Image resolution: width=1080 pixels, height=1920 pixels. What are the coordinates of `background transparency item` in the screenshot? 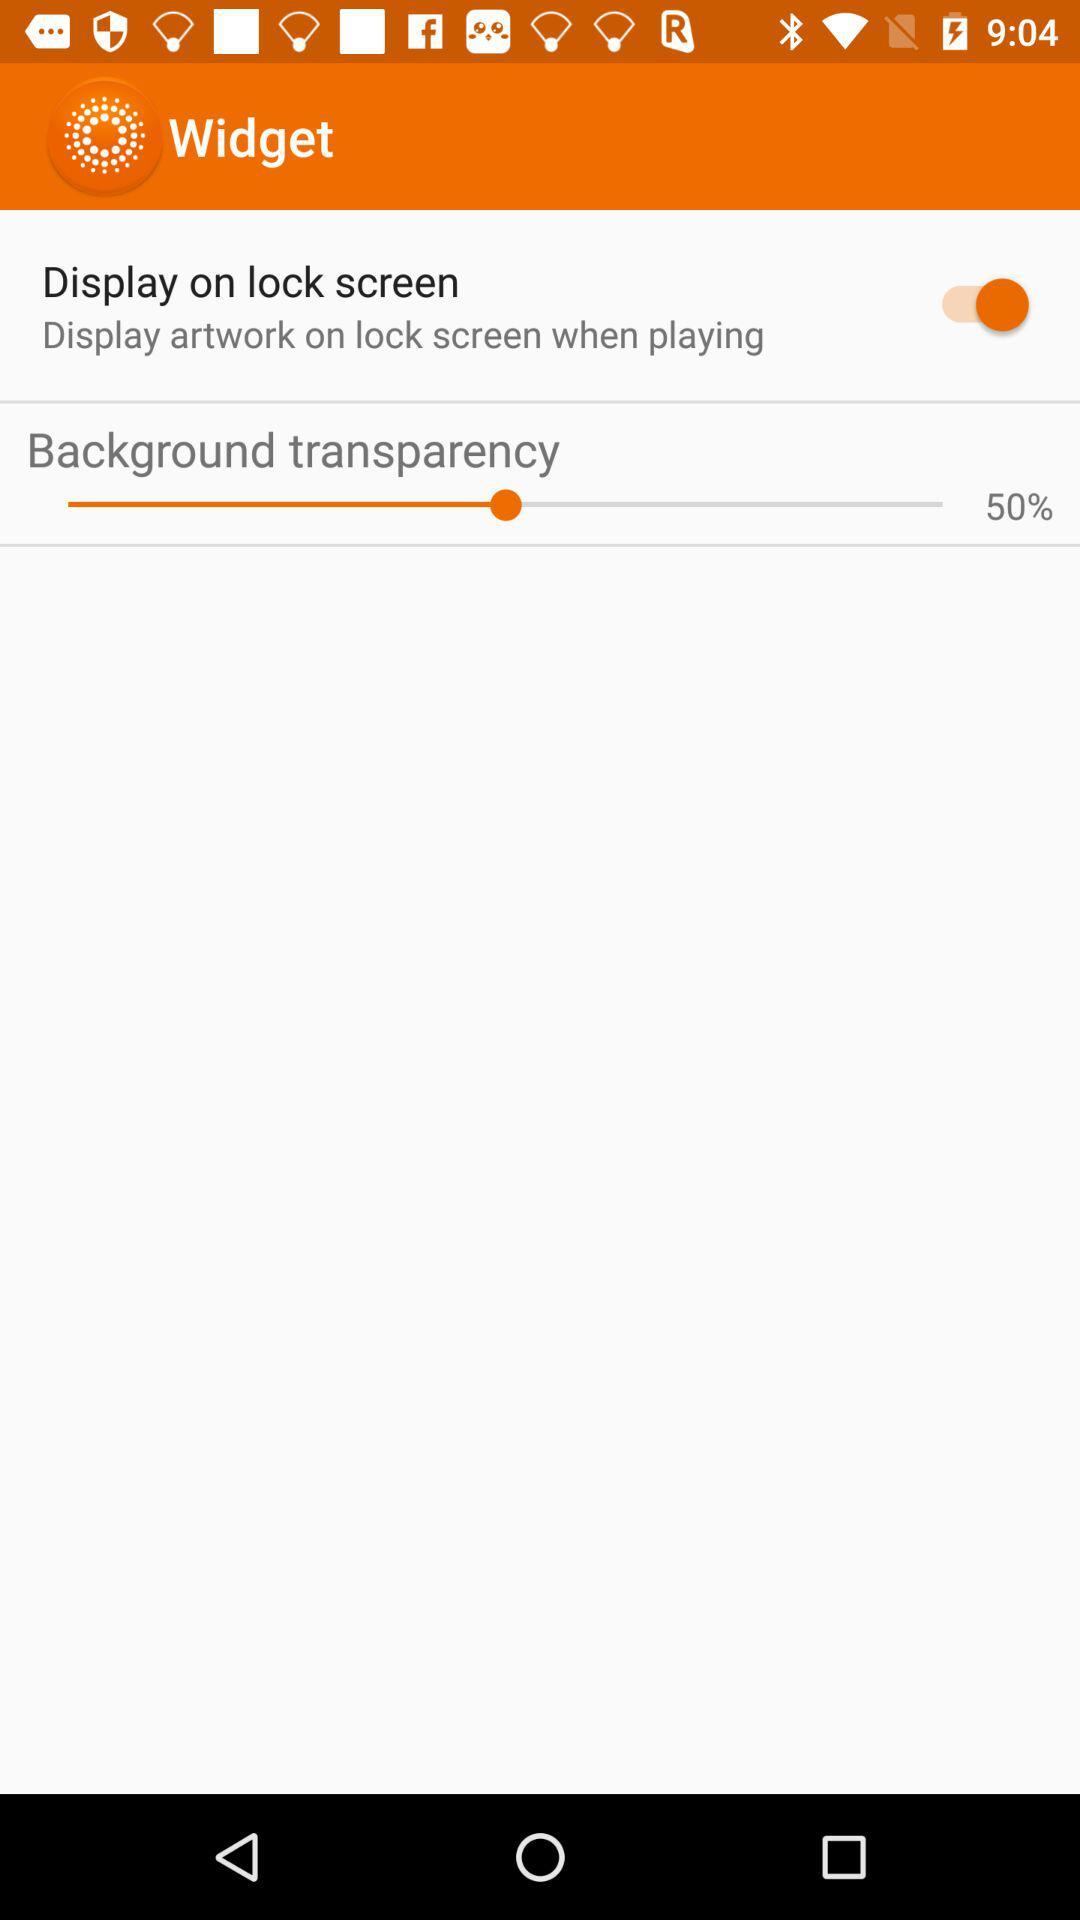 It's located at (540, 447).